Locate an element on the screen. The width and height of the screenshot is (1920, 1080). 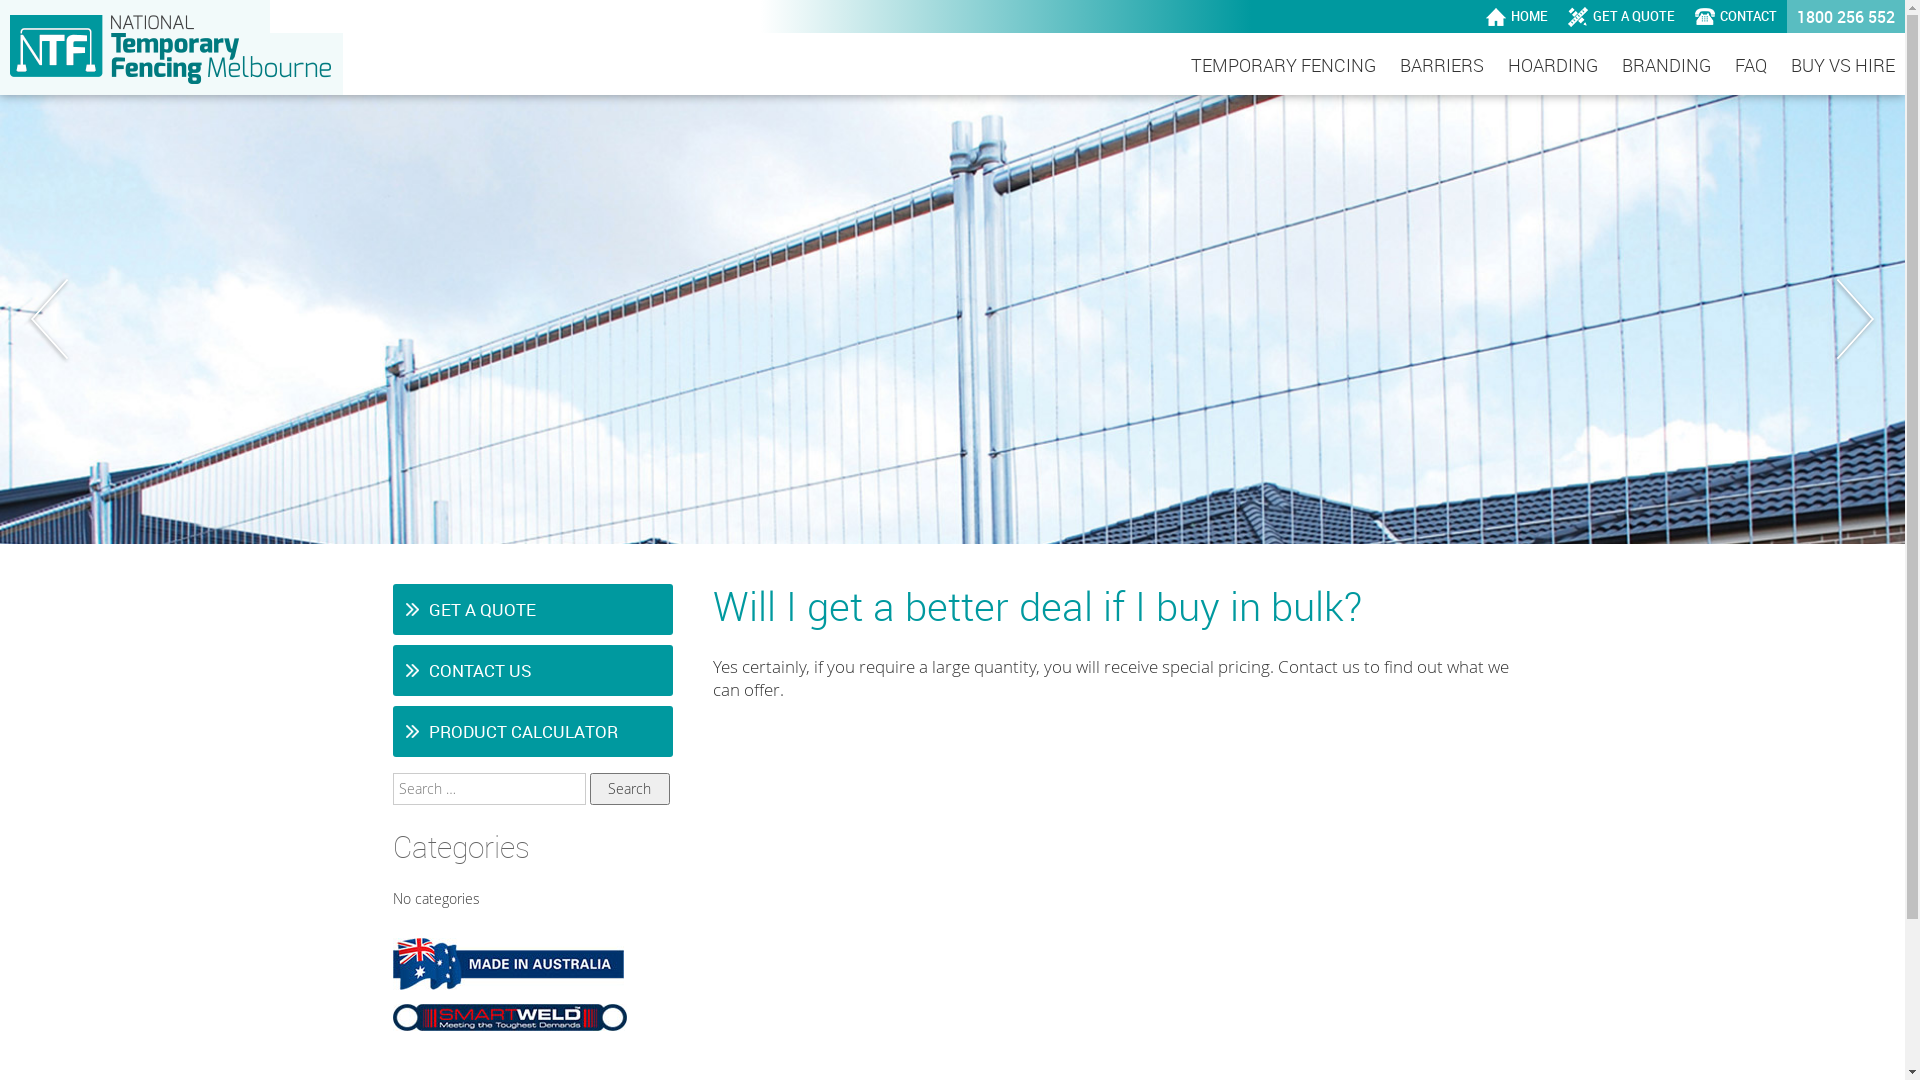
'HOARDING' is located at coordinates (1507, 65).